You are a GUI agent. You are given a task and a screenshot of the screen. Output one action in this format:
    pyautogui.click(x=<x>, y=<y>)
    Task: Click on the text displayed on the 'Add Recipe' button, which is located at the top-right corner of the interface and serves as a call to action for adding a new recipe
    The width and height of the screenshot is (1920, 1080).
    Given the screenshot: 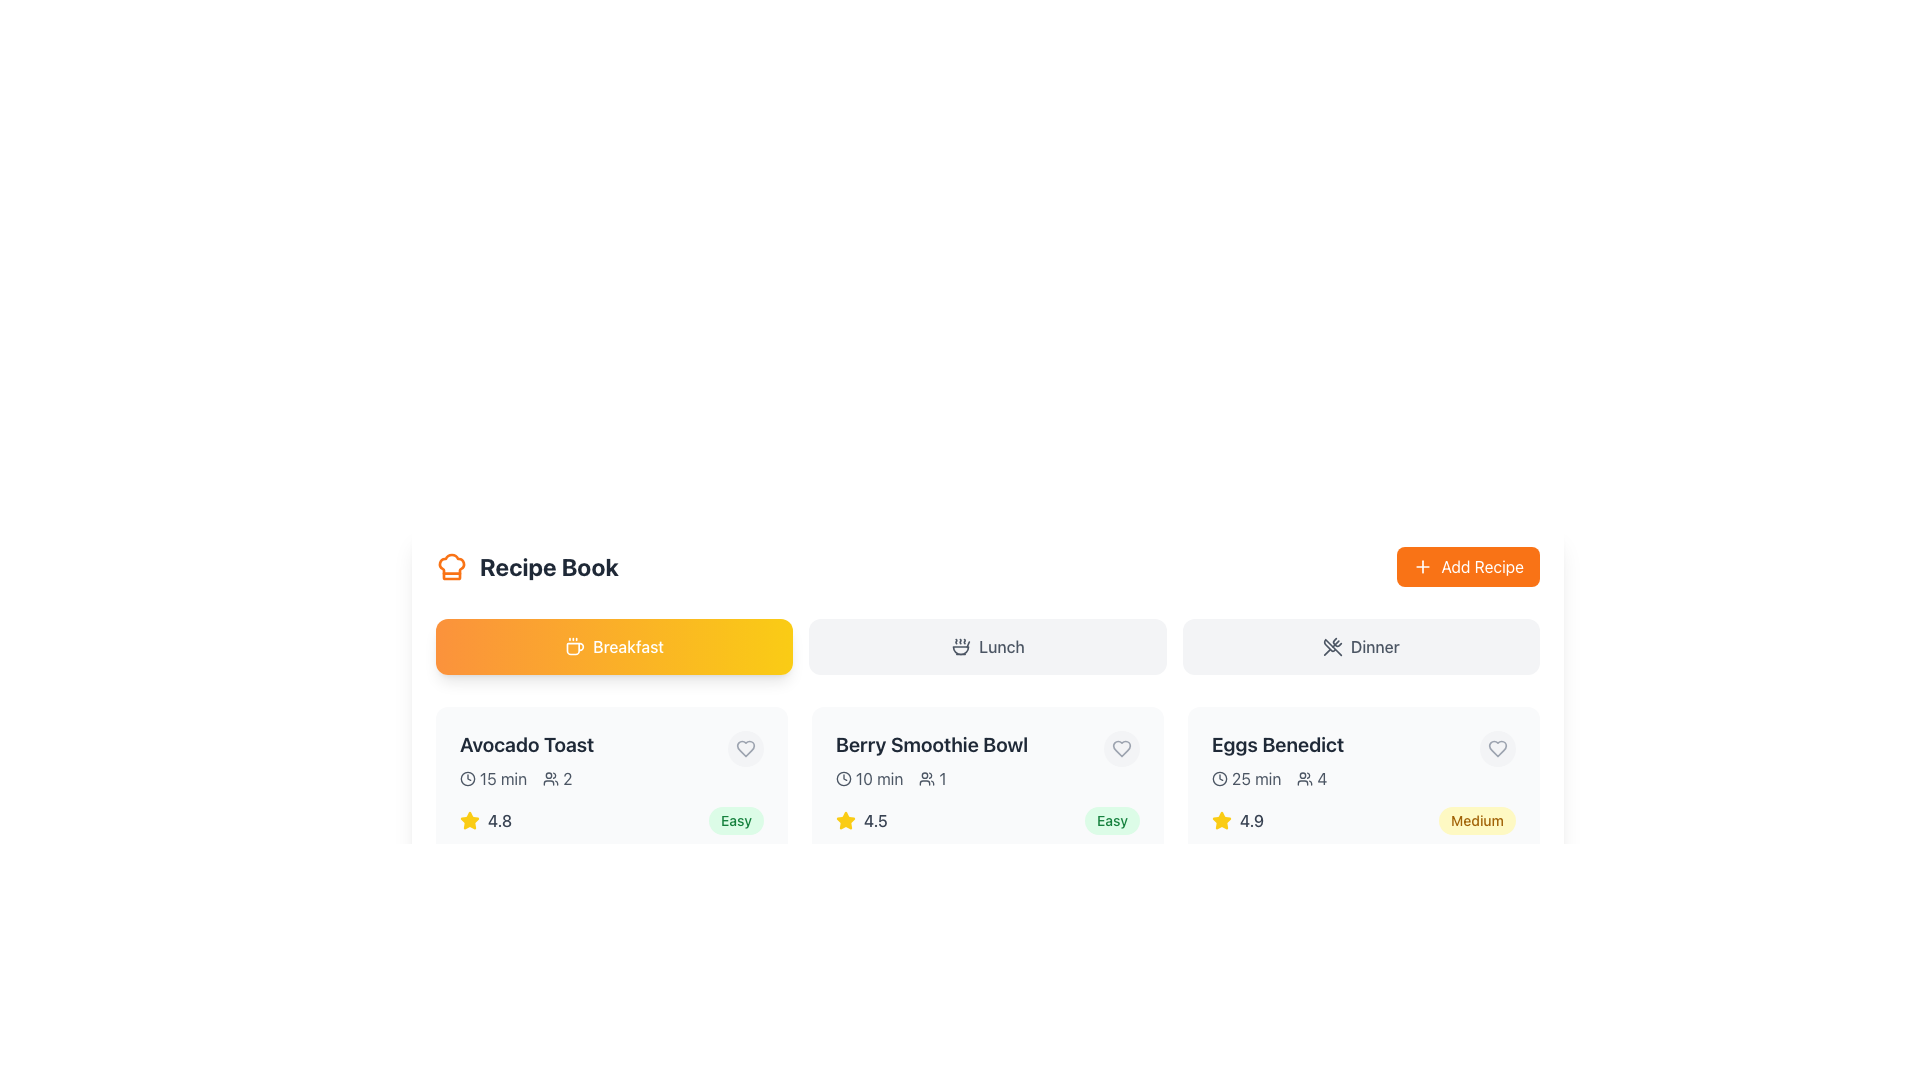 What is the action you would take?
    pyautogui.click(x=1482, y=567)
    